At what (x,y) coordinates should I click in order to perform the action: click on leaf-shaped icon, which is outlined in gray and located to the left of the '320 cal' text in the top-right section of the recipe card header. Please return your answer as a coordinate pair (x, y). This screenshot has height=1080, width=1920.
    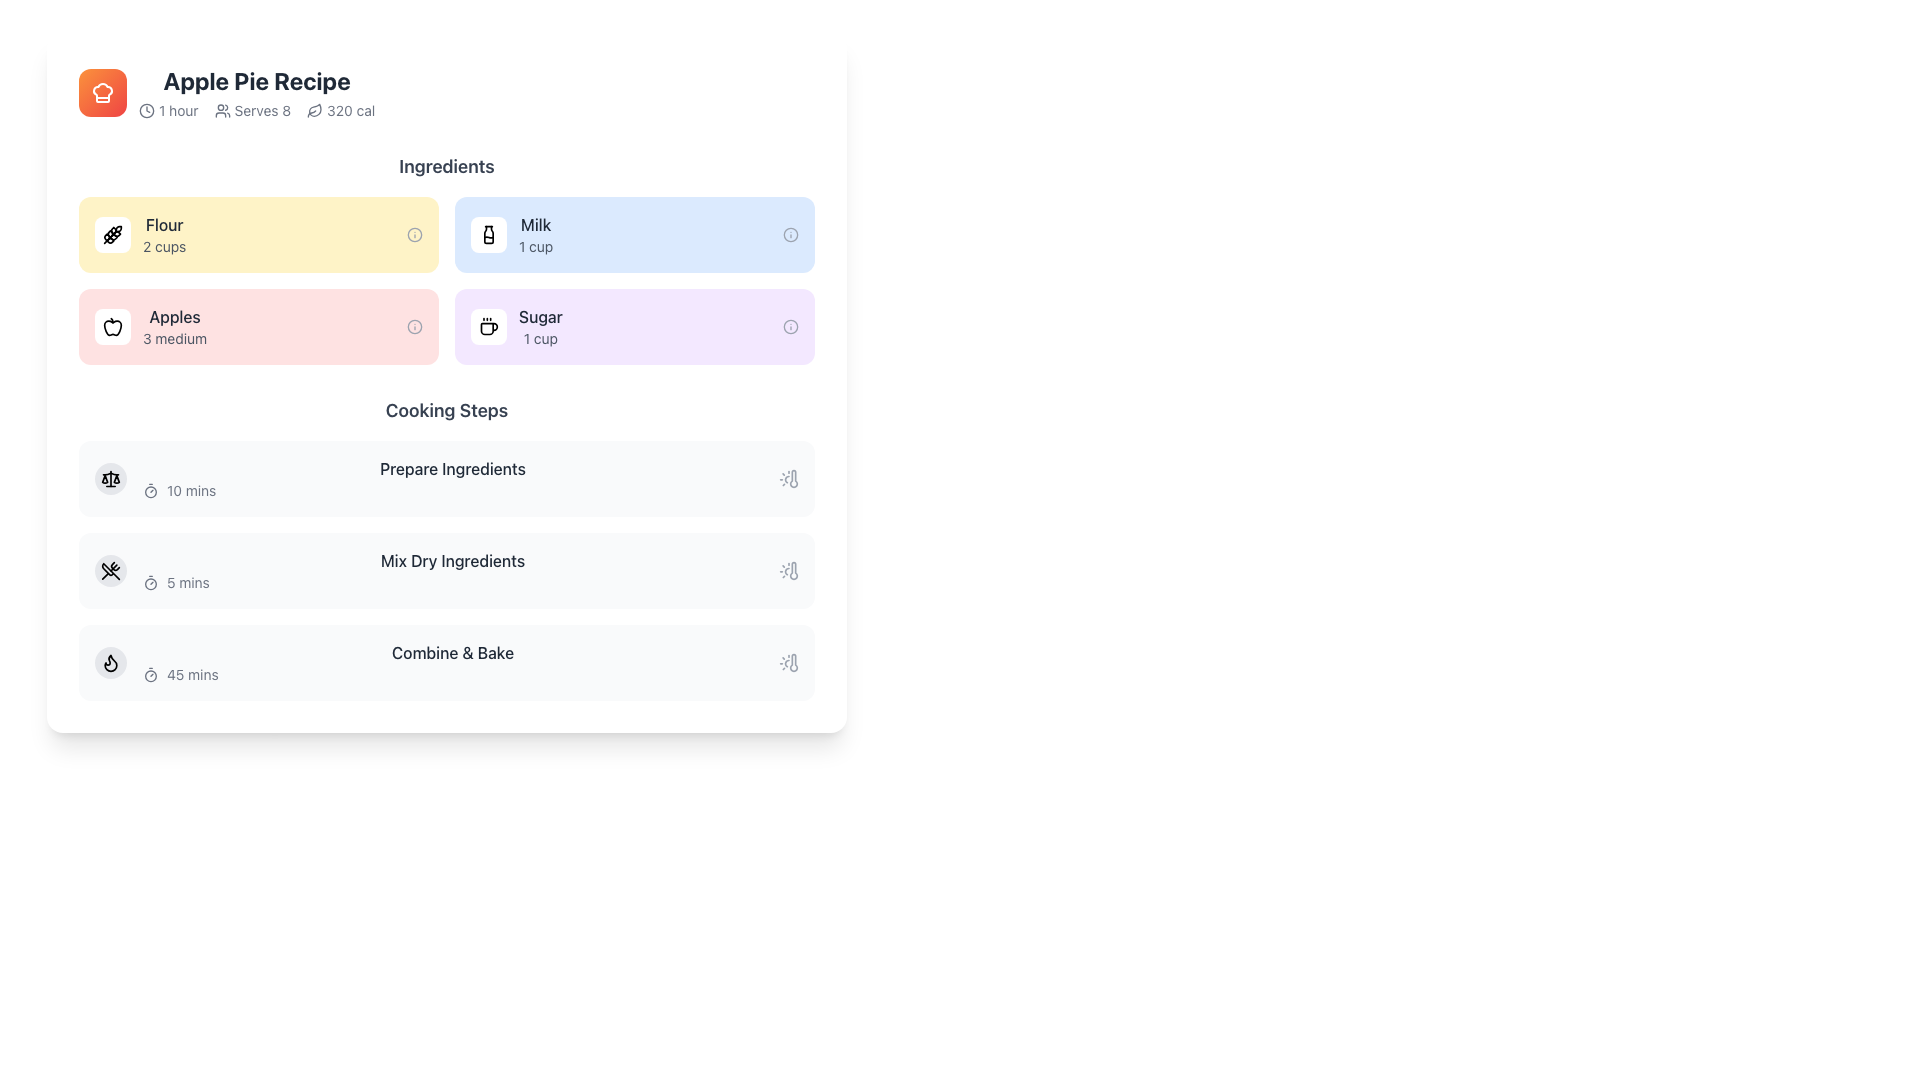
    Looking at the image, I should click on (314, 111).